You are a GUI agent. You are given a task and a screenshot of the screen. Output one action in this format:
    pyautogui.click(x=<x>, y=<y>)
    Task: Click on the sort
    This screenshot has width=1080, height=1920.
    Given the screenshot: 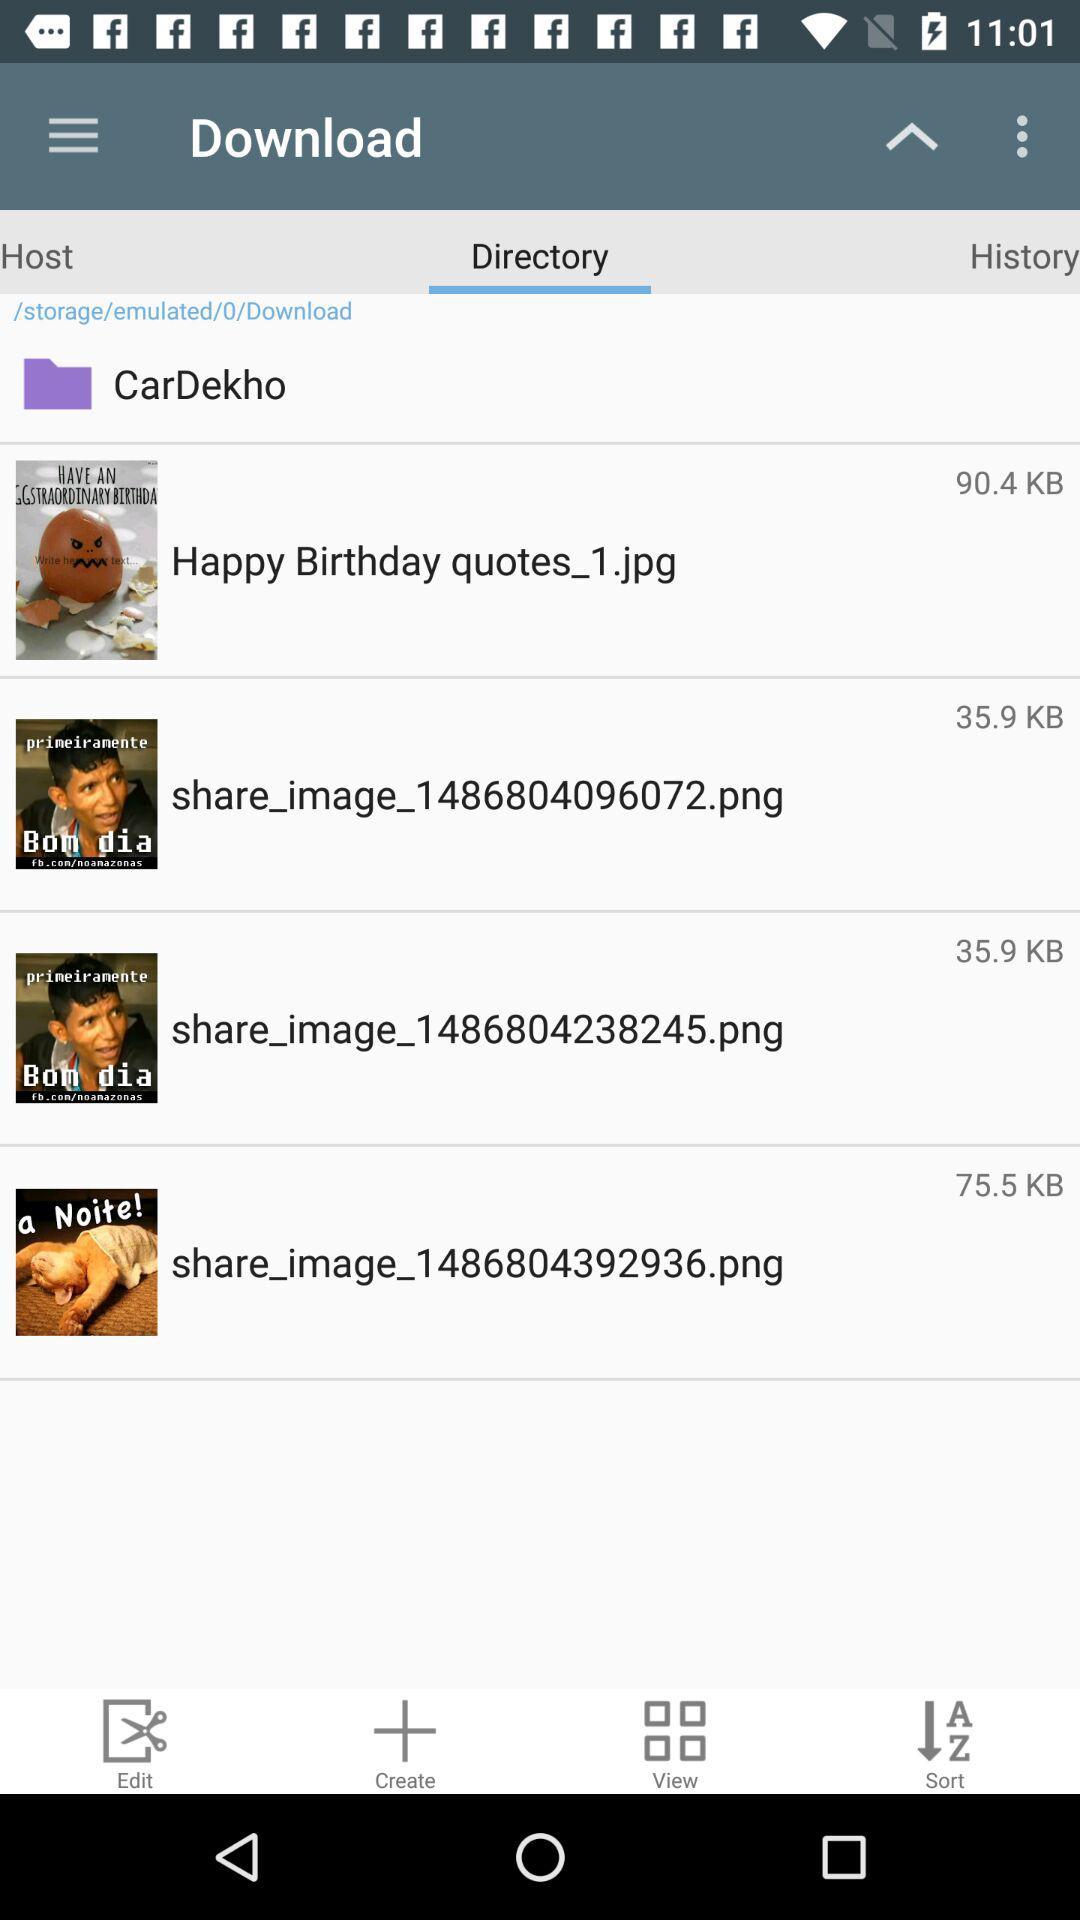 What is the action you would take?
    pyautogui.click(x=945, y=1740)
    